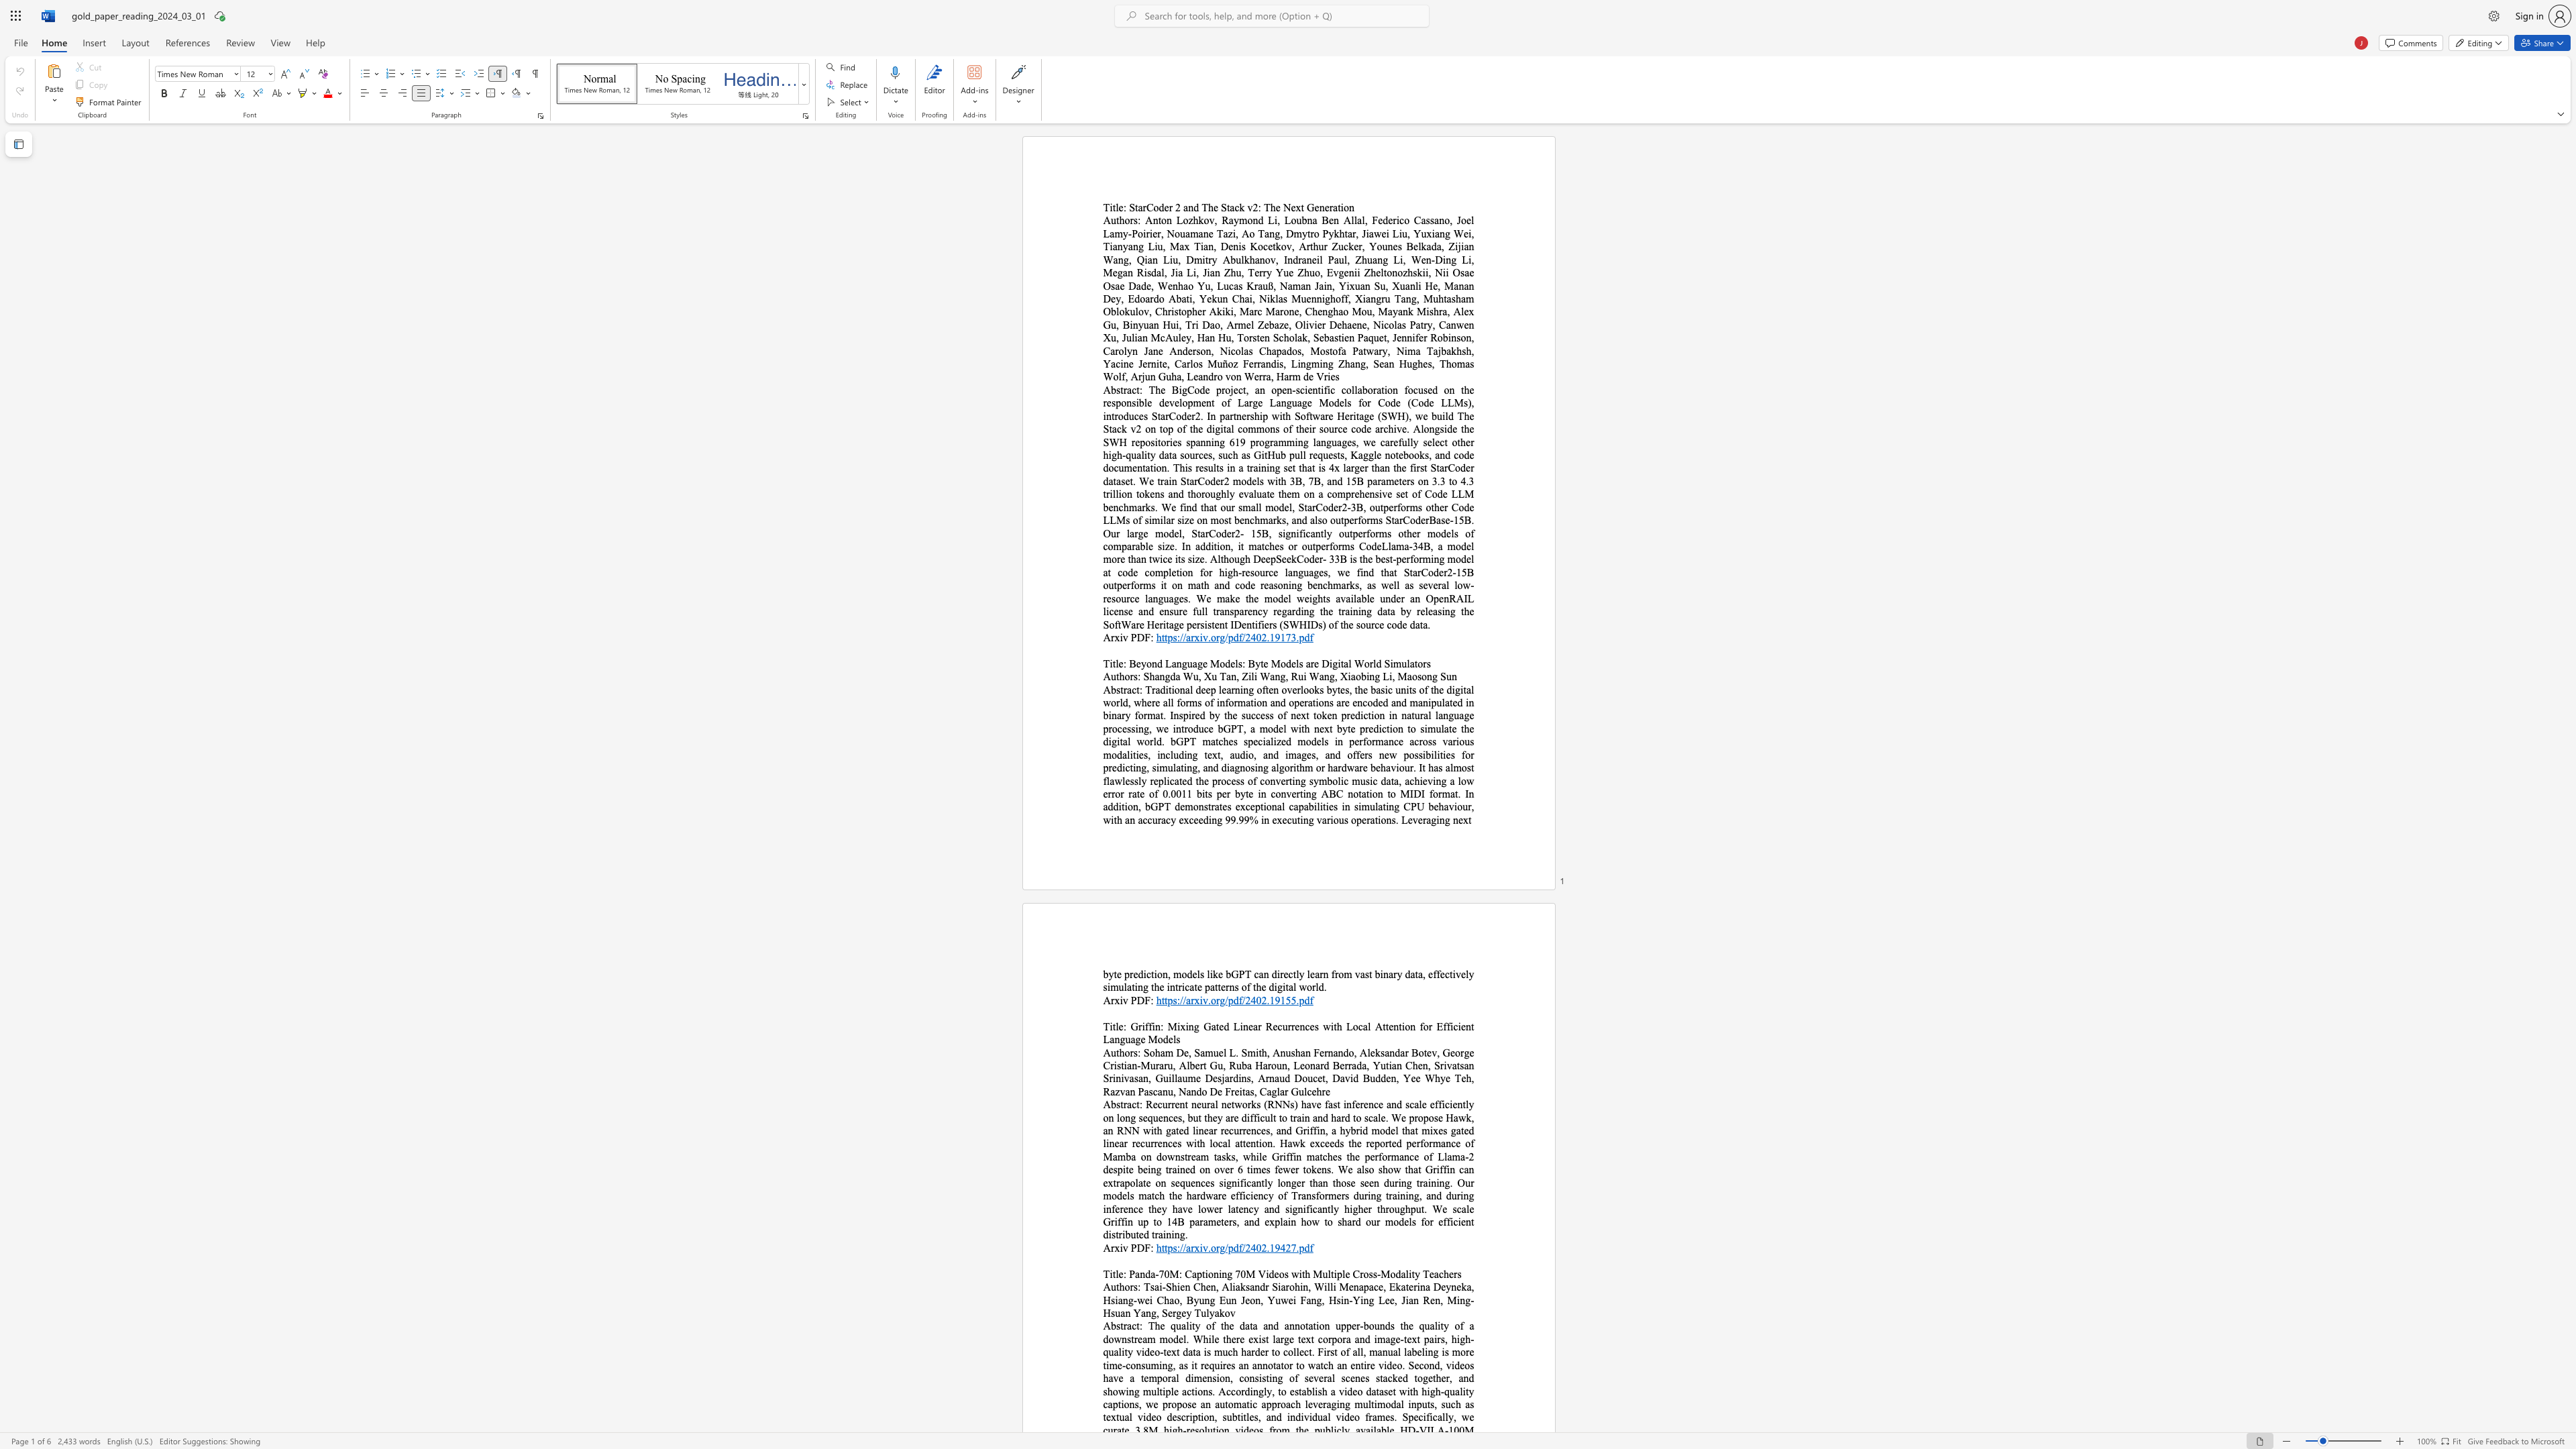 This screenshot has height=1449, width=2576. Describe the element at coordinates (1119, 1248) in the screenshot. I see `the subset text "iv PDF:" within the text "Arxiv PDF:"` at that location.